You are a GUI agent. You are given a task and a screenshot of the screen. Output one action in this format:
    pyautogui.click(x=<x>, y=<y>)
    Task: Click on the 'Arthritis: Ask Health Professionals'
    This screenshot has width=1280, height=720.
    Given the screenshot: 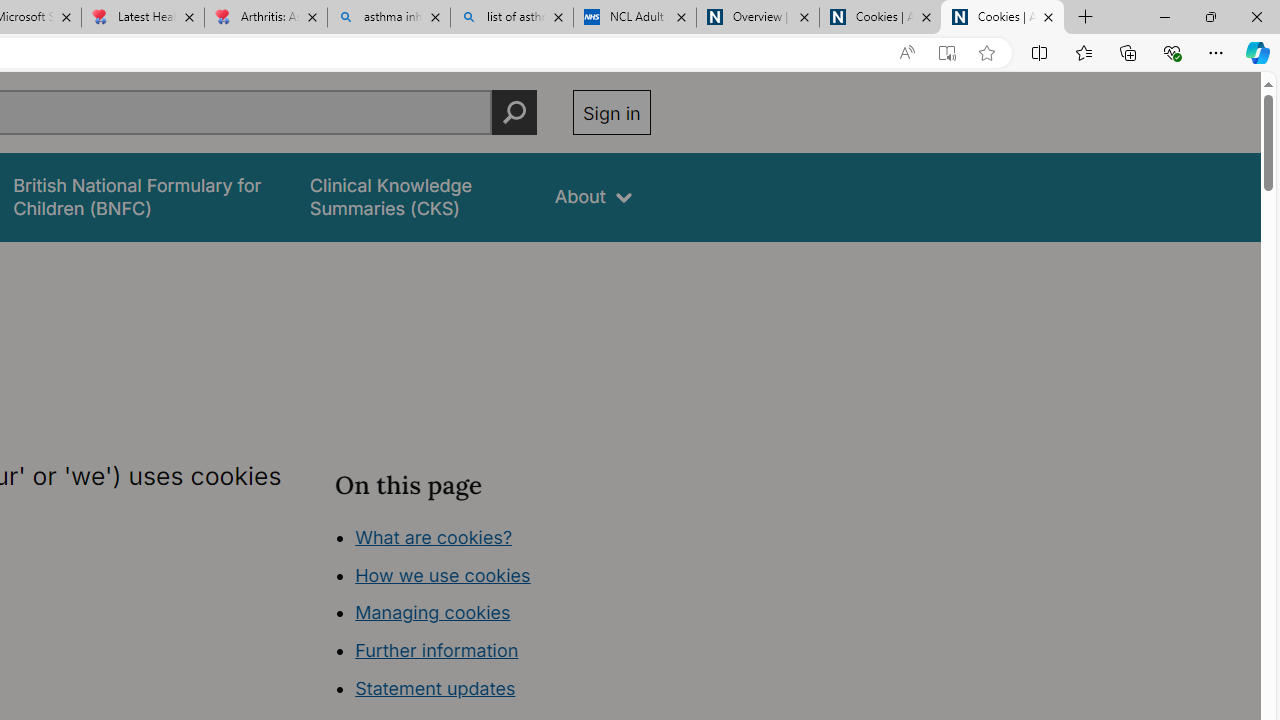 What is the action you would take?
    pyautogui.click(x=264, y=17)
    